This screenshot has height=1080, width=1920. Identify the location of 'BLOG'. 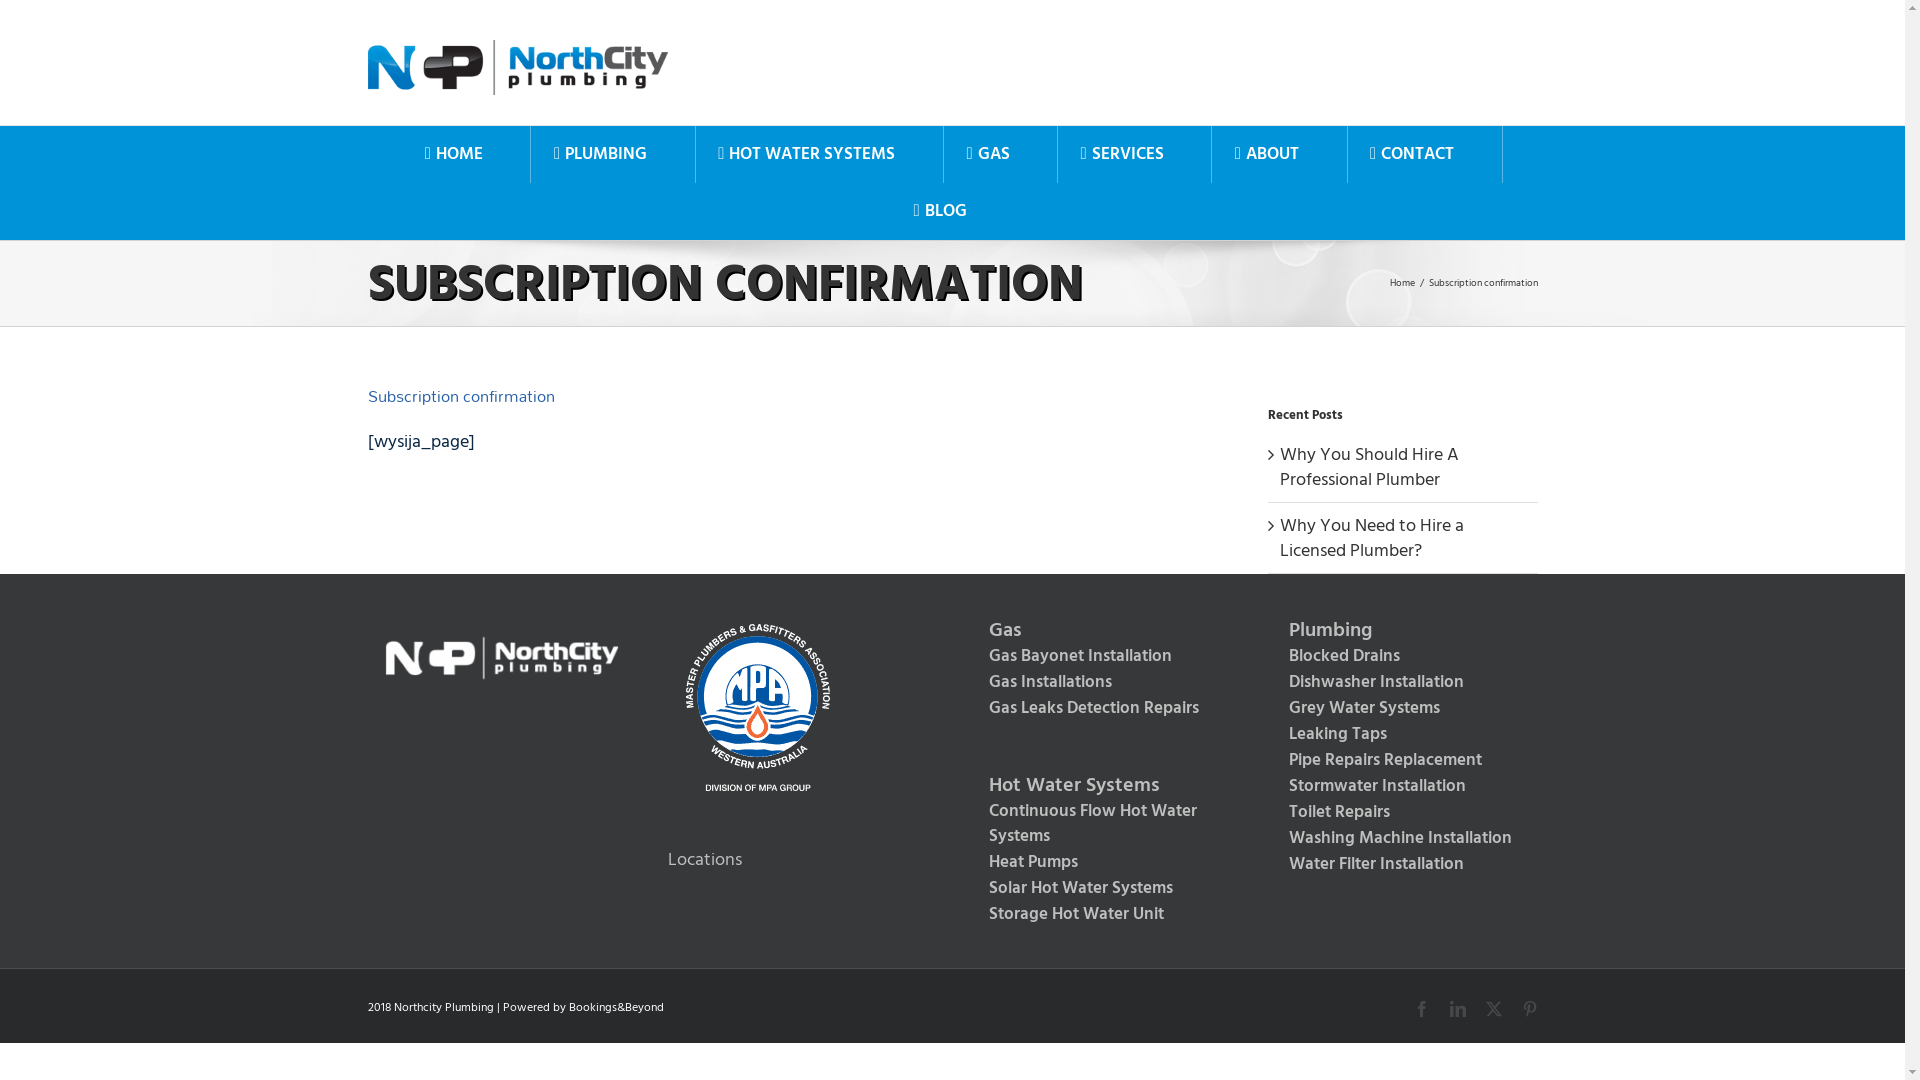
(939, 211).